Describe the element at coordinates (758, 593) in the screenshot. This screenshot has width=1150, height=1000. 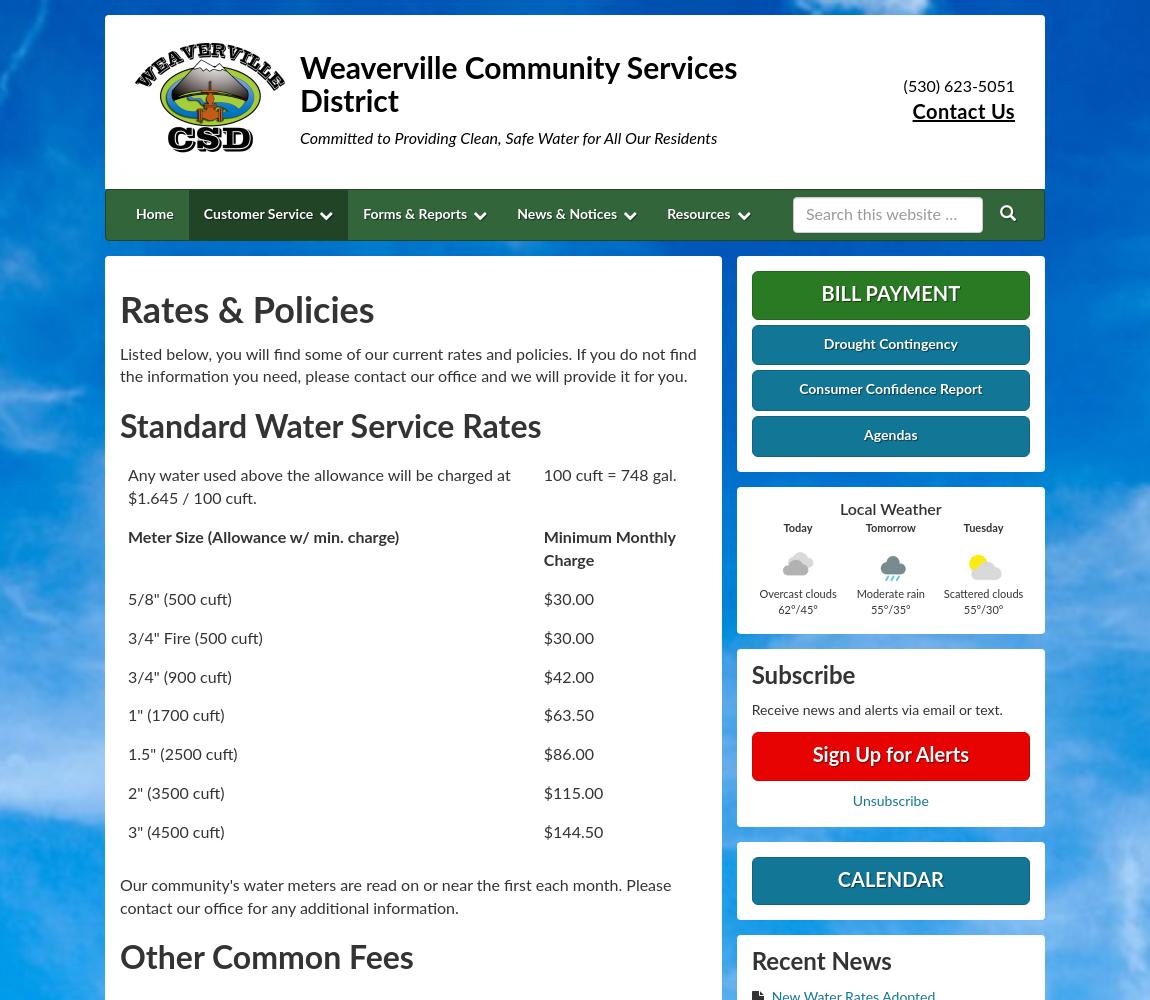
I see `'Overcast clouds'` at that location.